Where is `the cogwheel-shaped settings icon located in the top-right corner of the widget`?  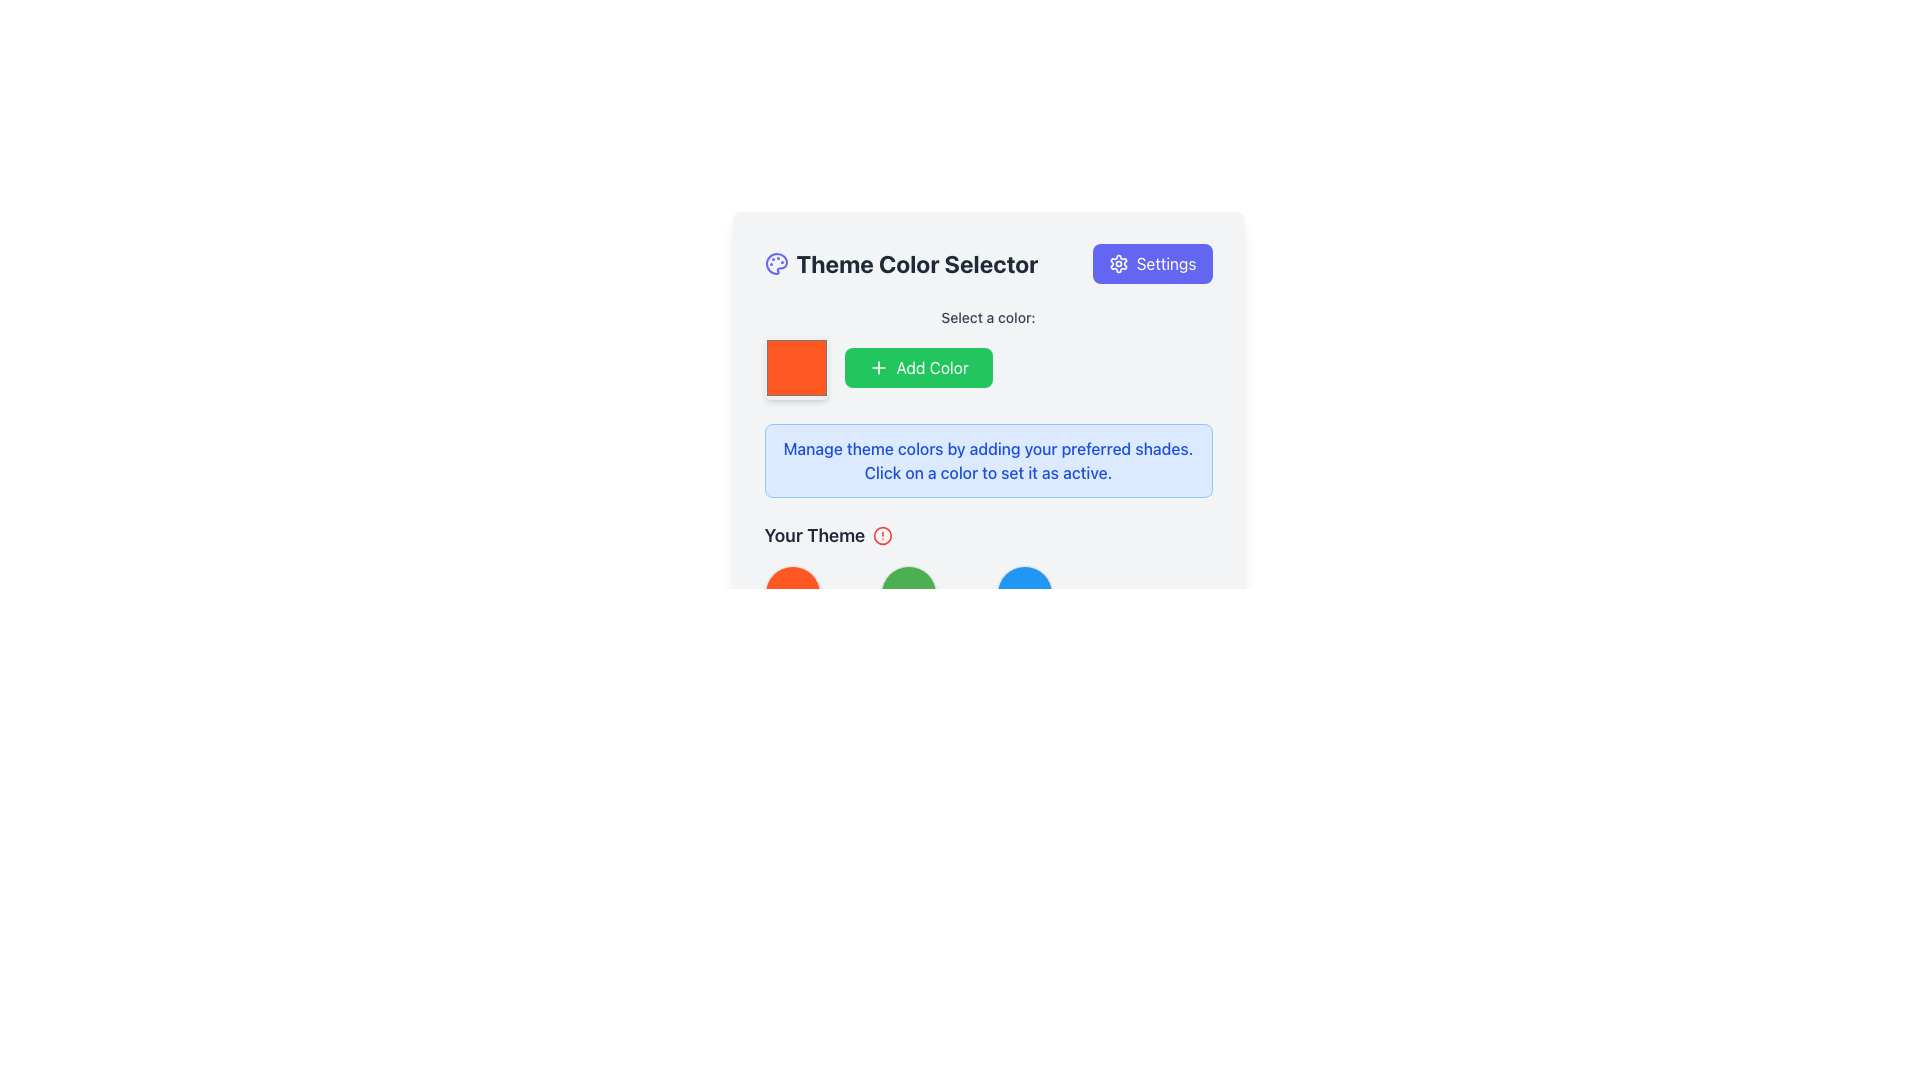 the cogwheel-shaped settings icon located in the top-right corner of the widget is located at coordinates (1117, 262).